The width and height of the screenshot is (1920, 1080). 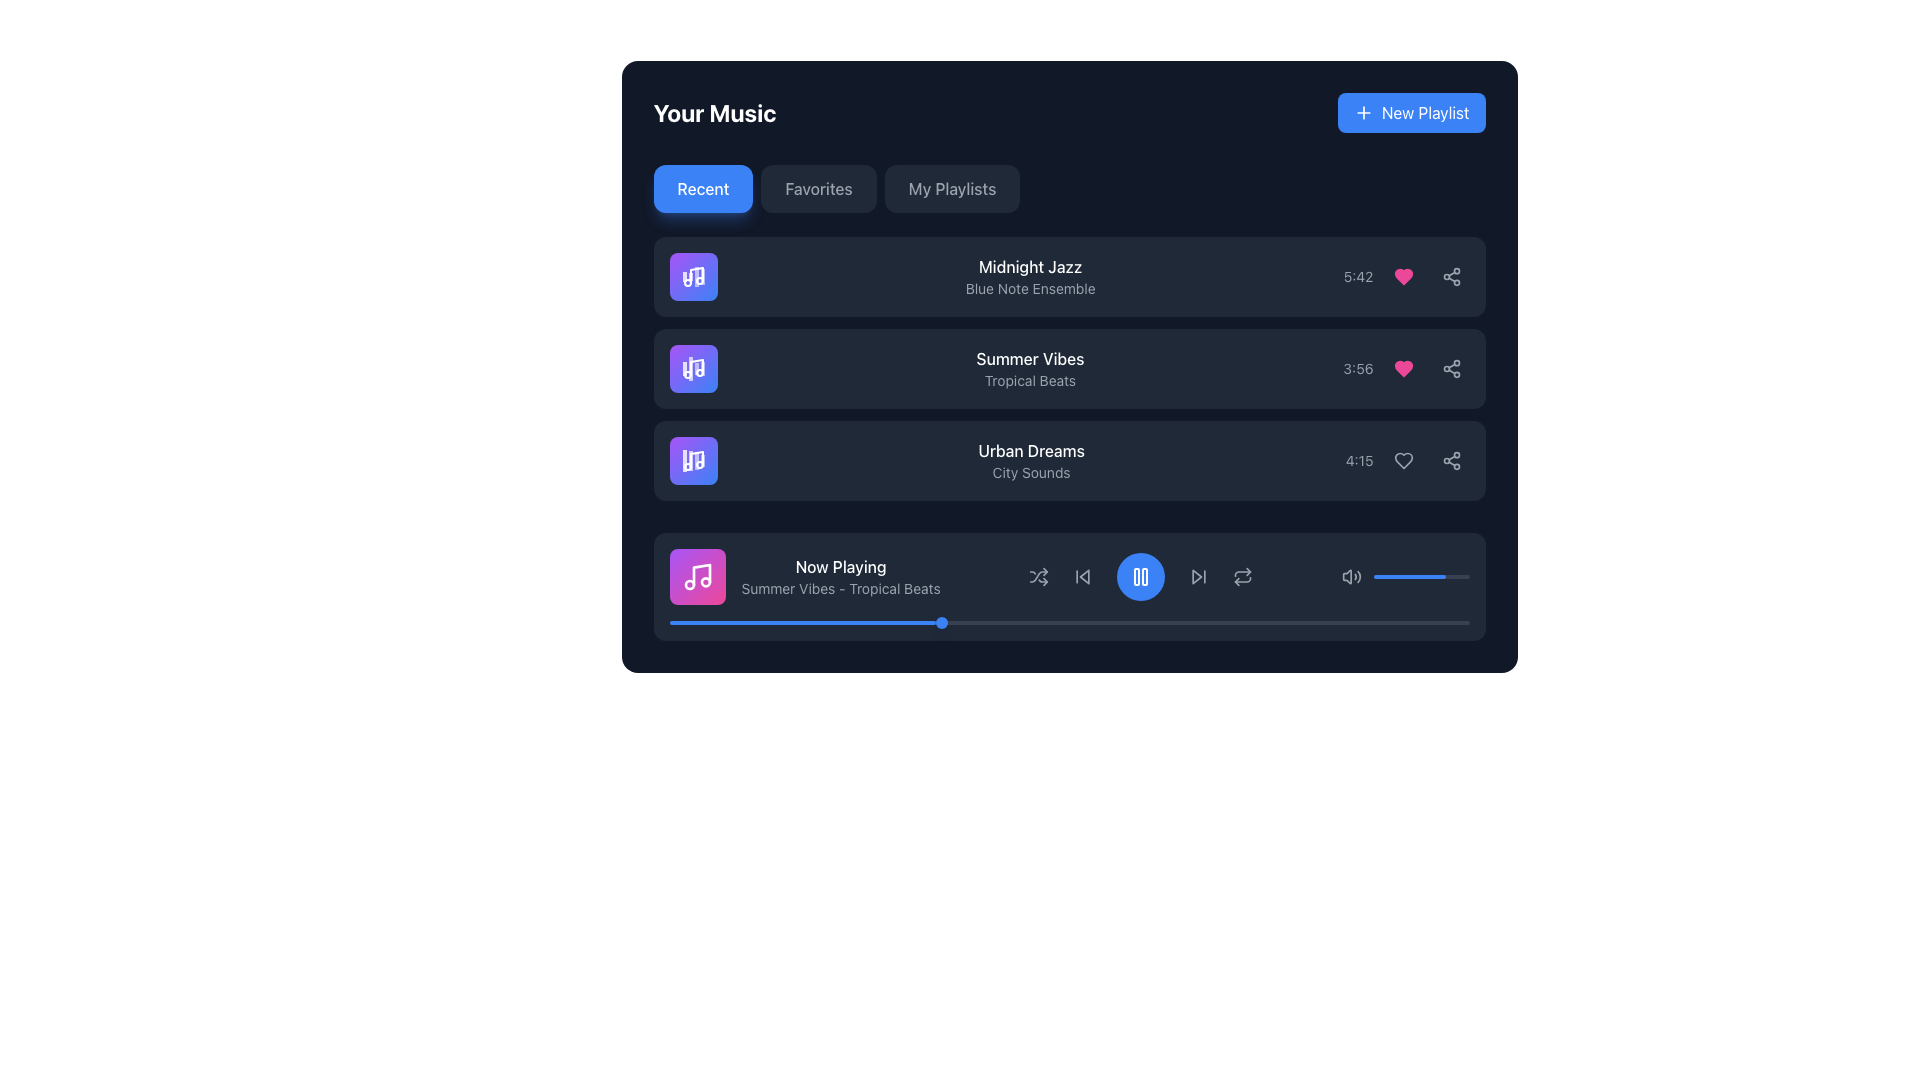 I want to click on the third icon in the vertical list representing the 'Urban Dreams' music track, so click(x=693, y=461).